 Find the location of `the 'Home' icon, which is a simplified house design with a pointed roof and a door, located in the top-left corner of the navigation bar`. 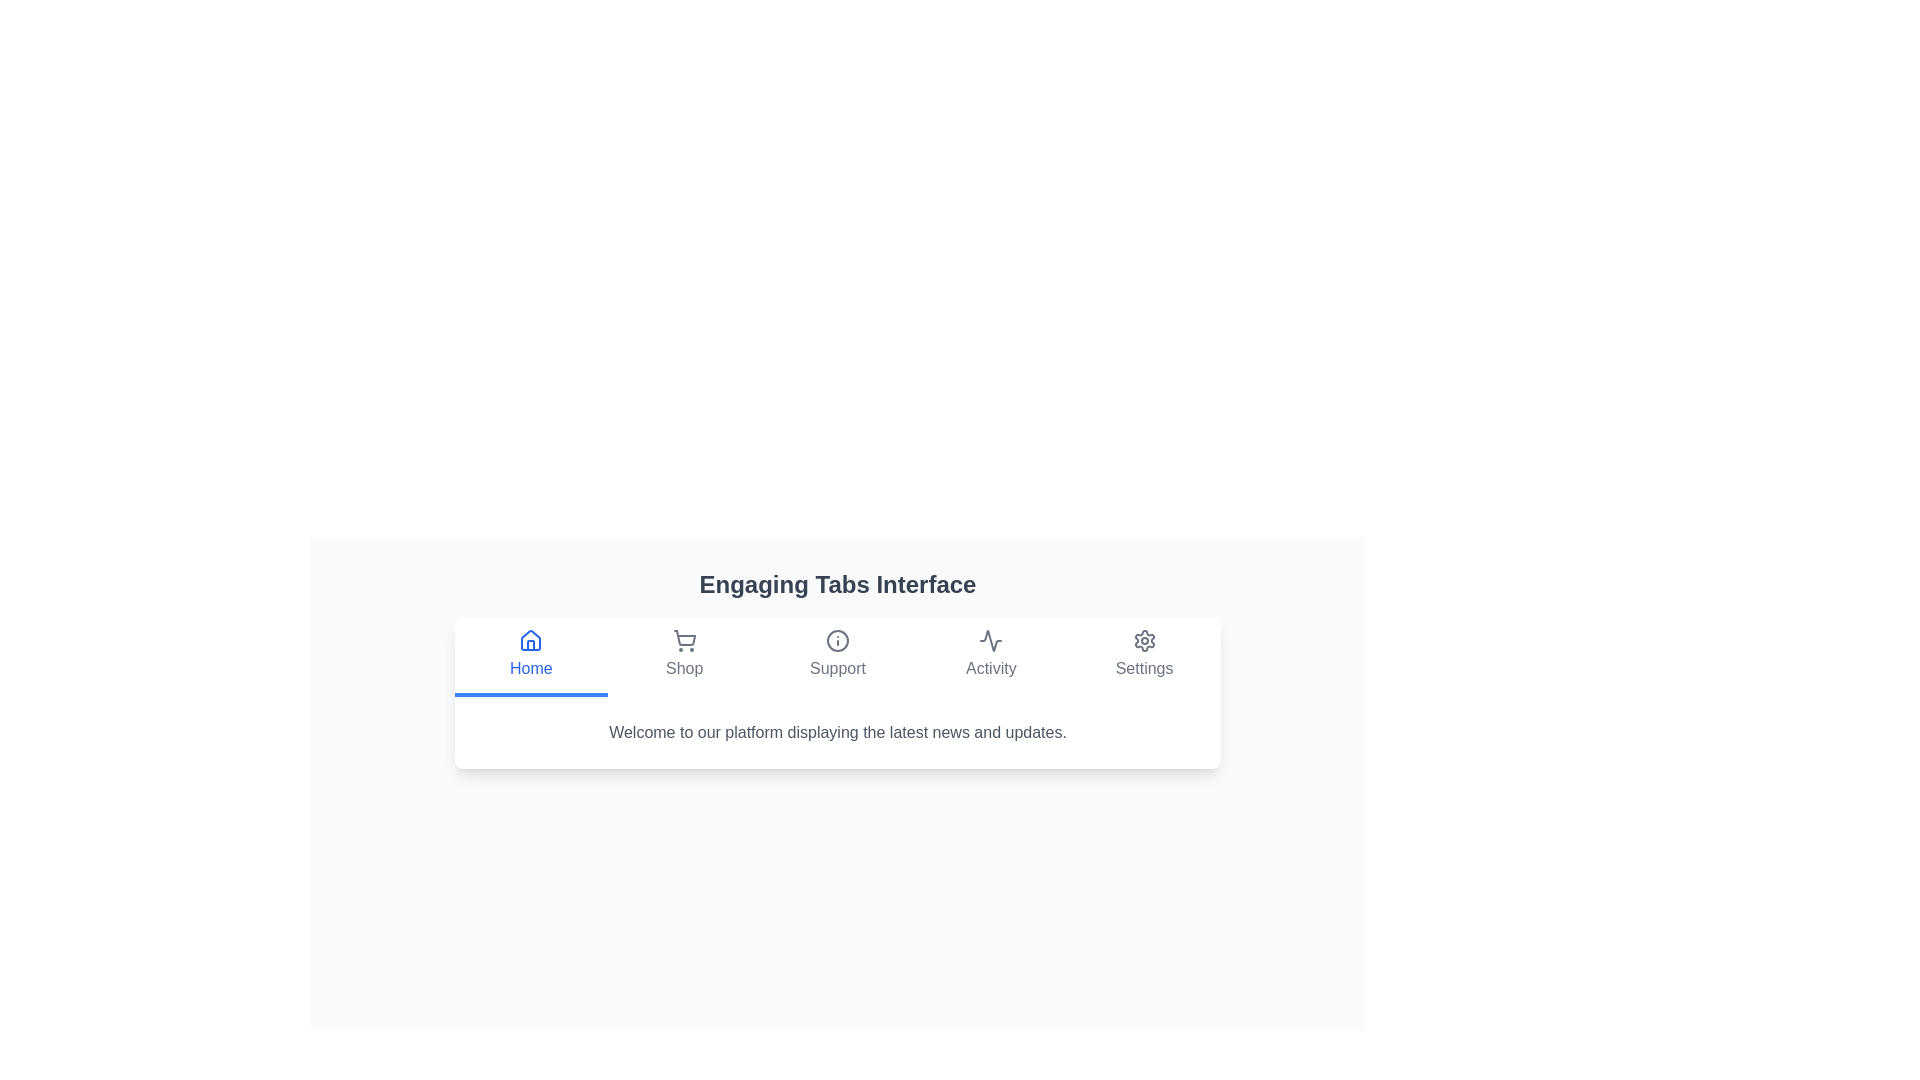

the 'Home' icon, which is a simplified house design with a pointed roof and a door, located in the top-left corner of the navigation bar is located at coordinates (531, 640).